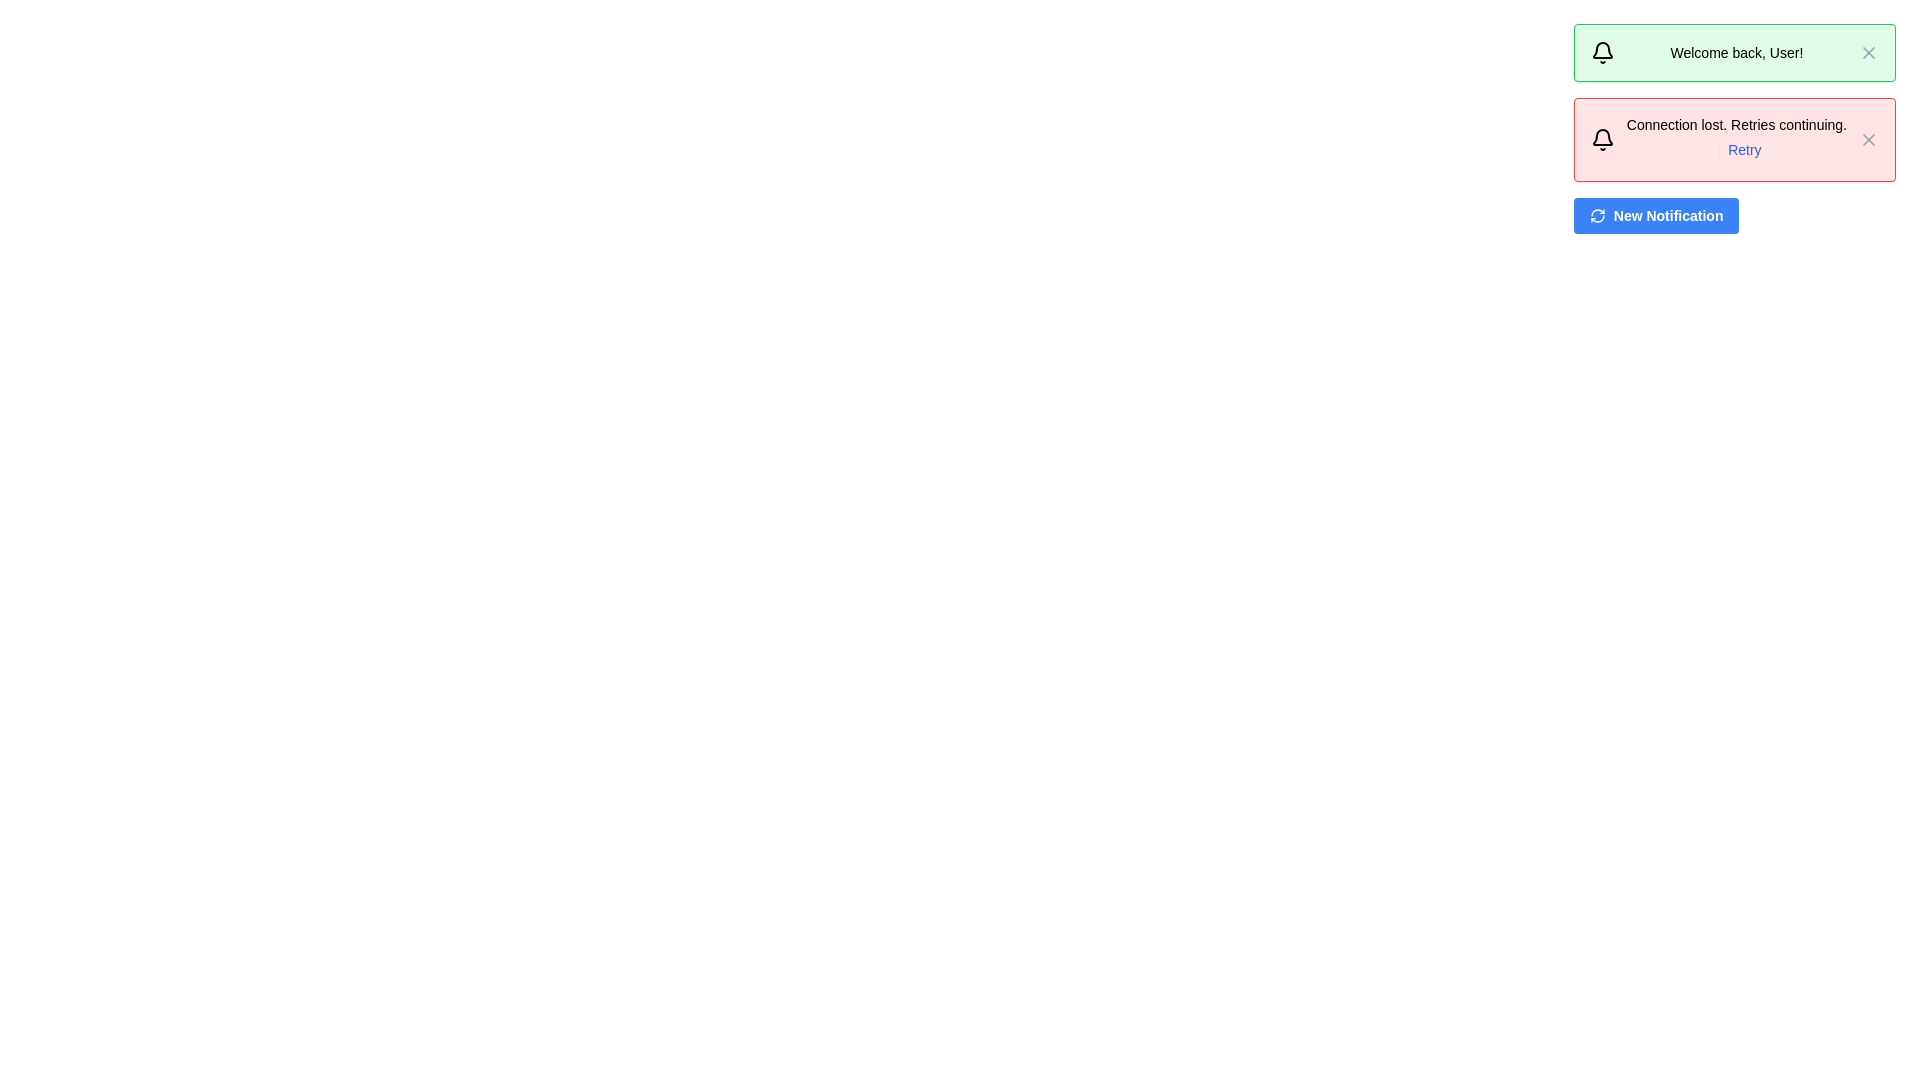 The height and width of the screenshot is (1080, 1920). I want to click on the close icon located at the top-right corner of the green notification banner labeled 'Welcome back, User!', so click(1867, 138).